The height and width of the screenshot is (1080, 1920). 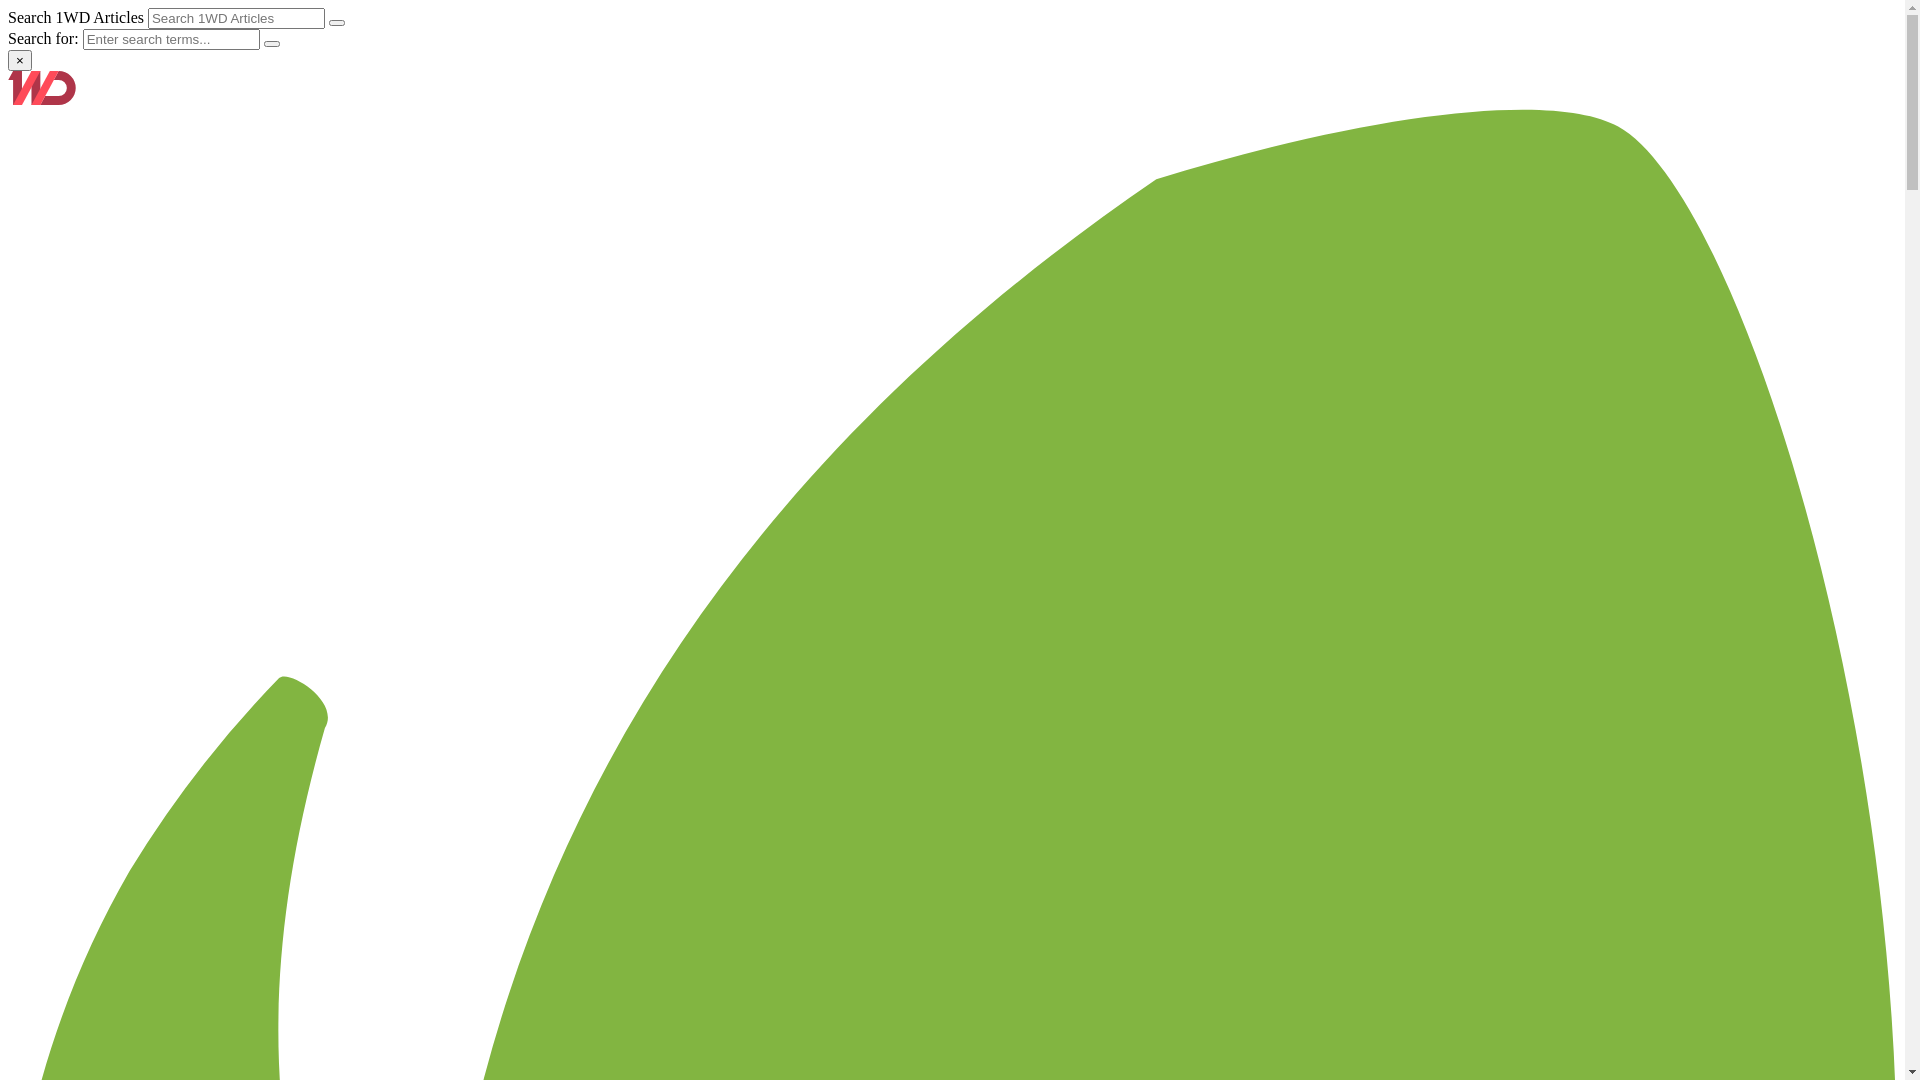 What do you see at coordinates (42, 99) in the screenshot?
I see `'1stWebDesigner'` at bounding box center [42, 99].